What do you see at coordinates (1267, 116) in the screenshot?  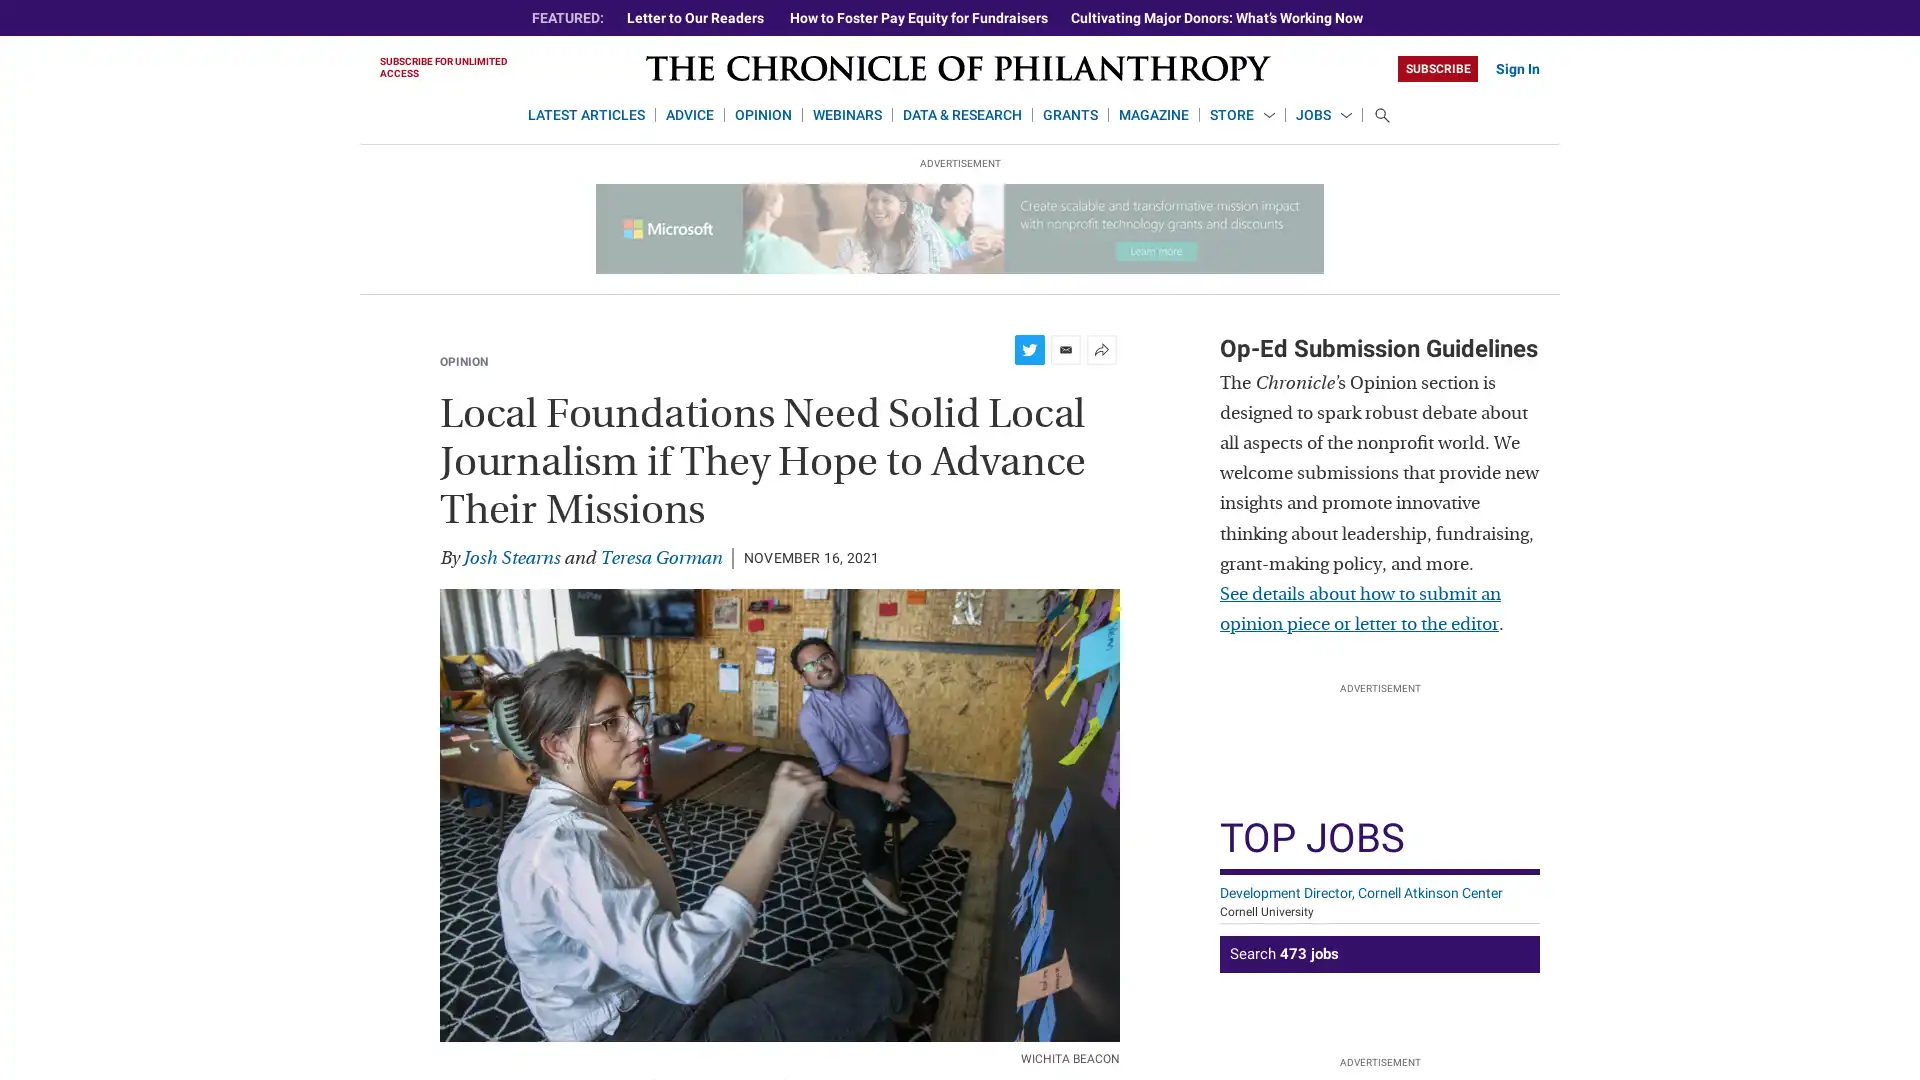 I see `Open Sub Navigation` at bounding box center [1267, 116].